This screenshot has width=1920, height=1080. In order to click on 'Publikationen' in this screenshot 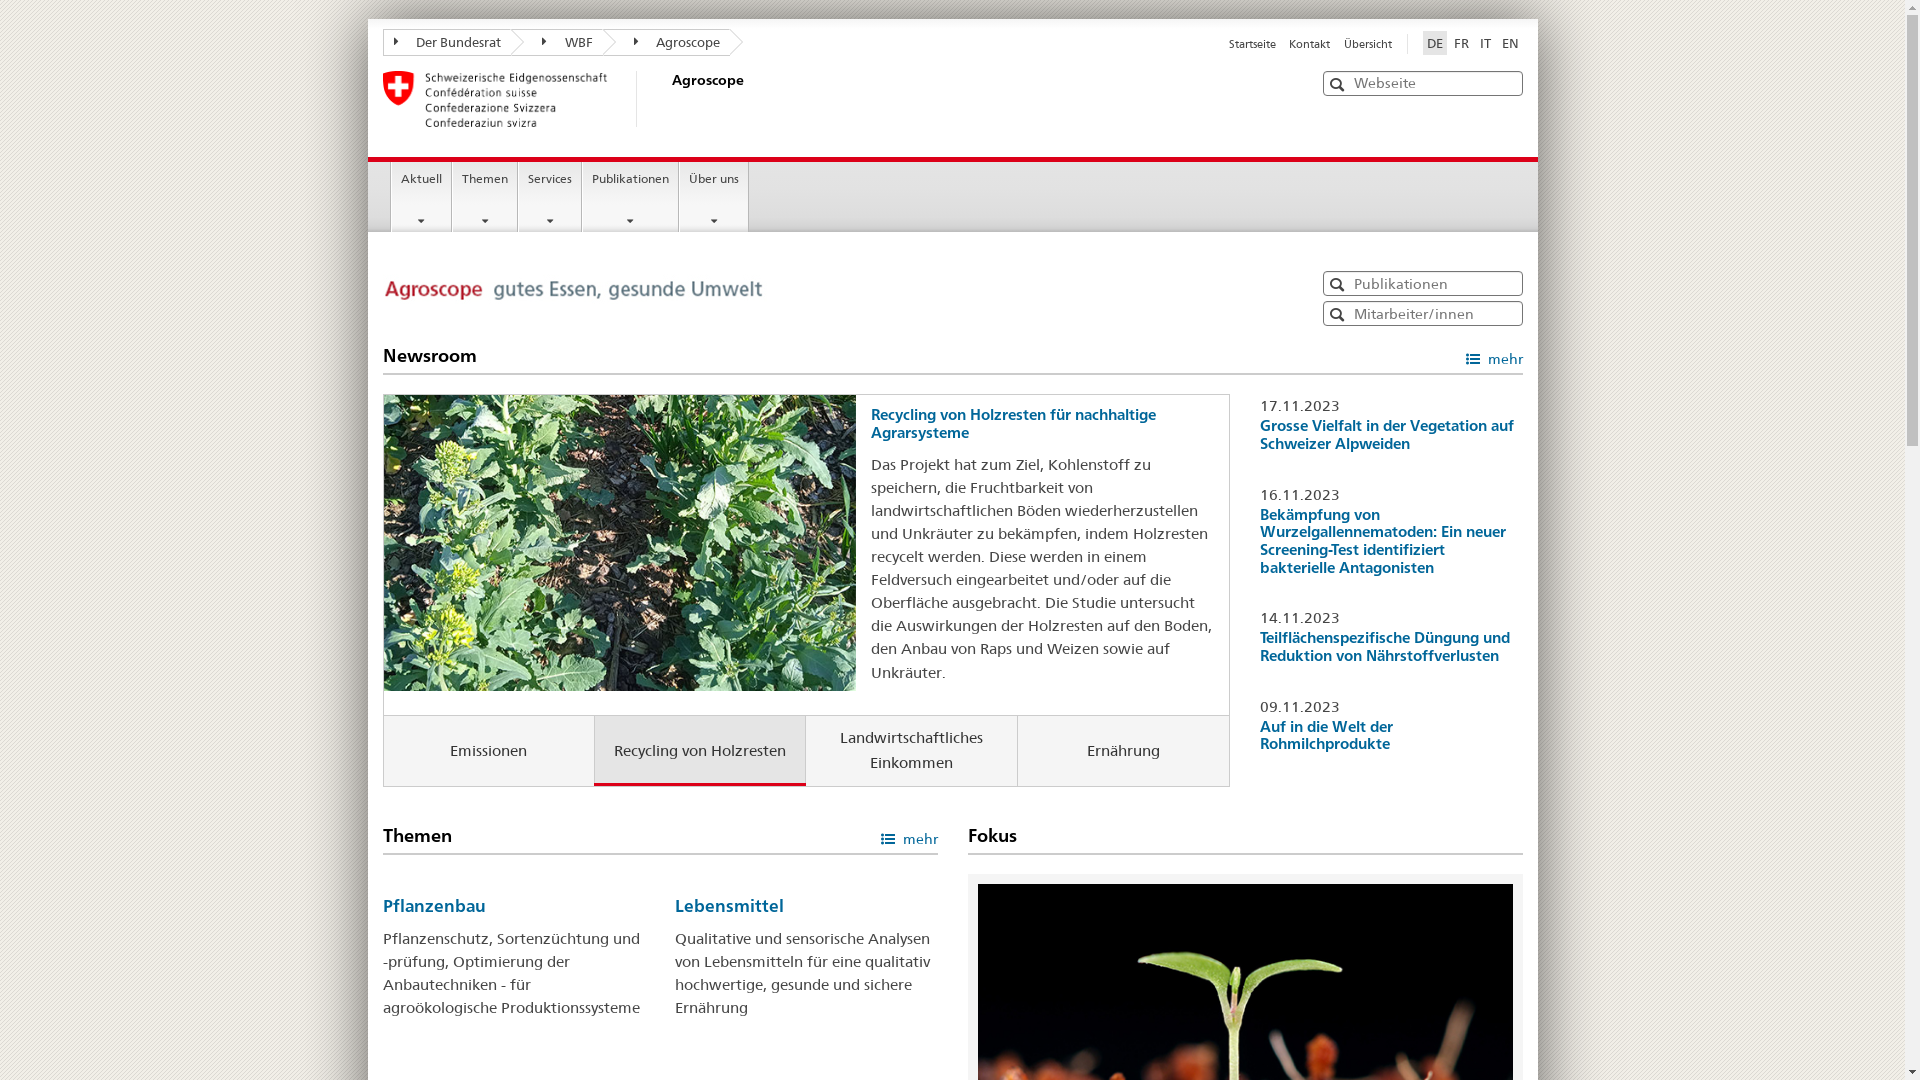, I will do `click(629, 196)`.